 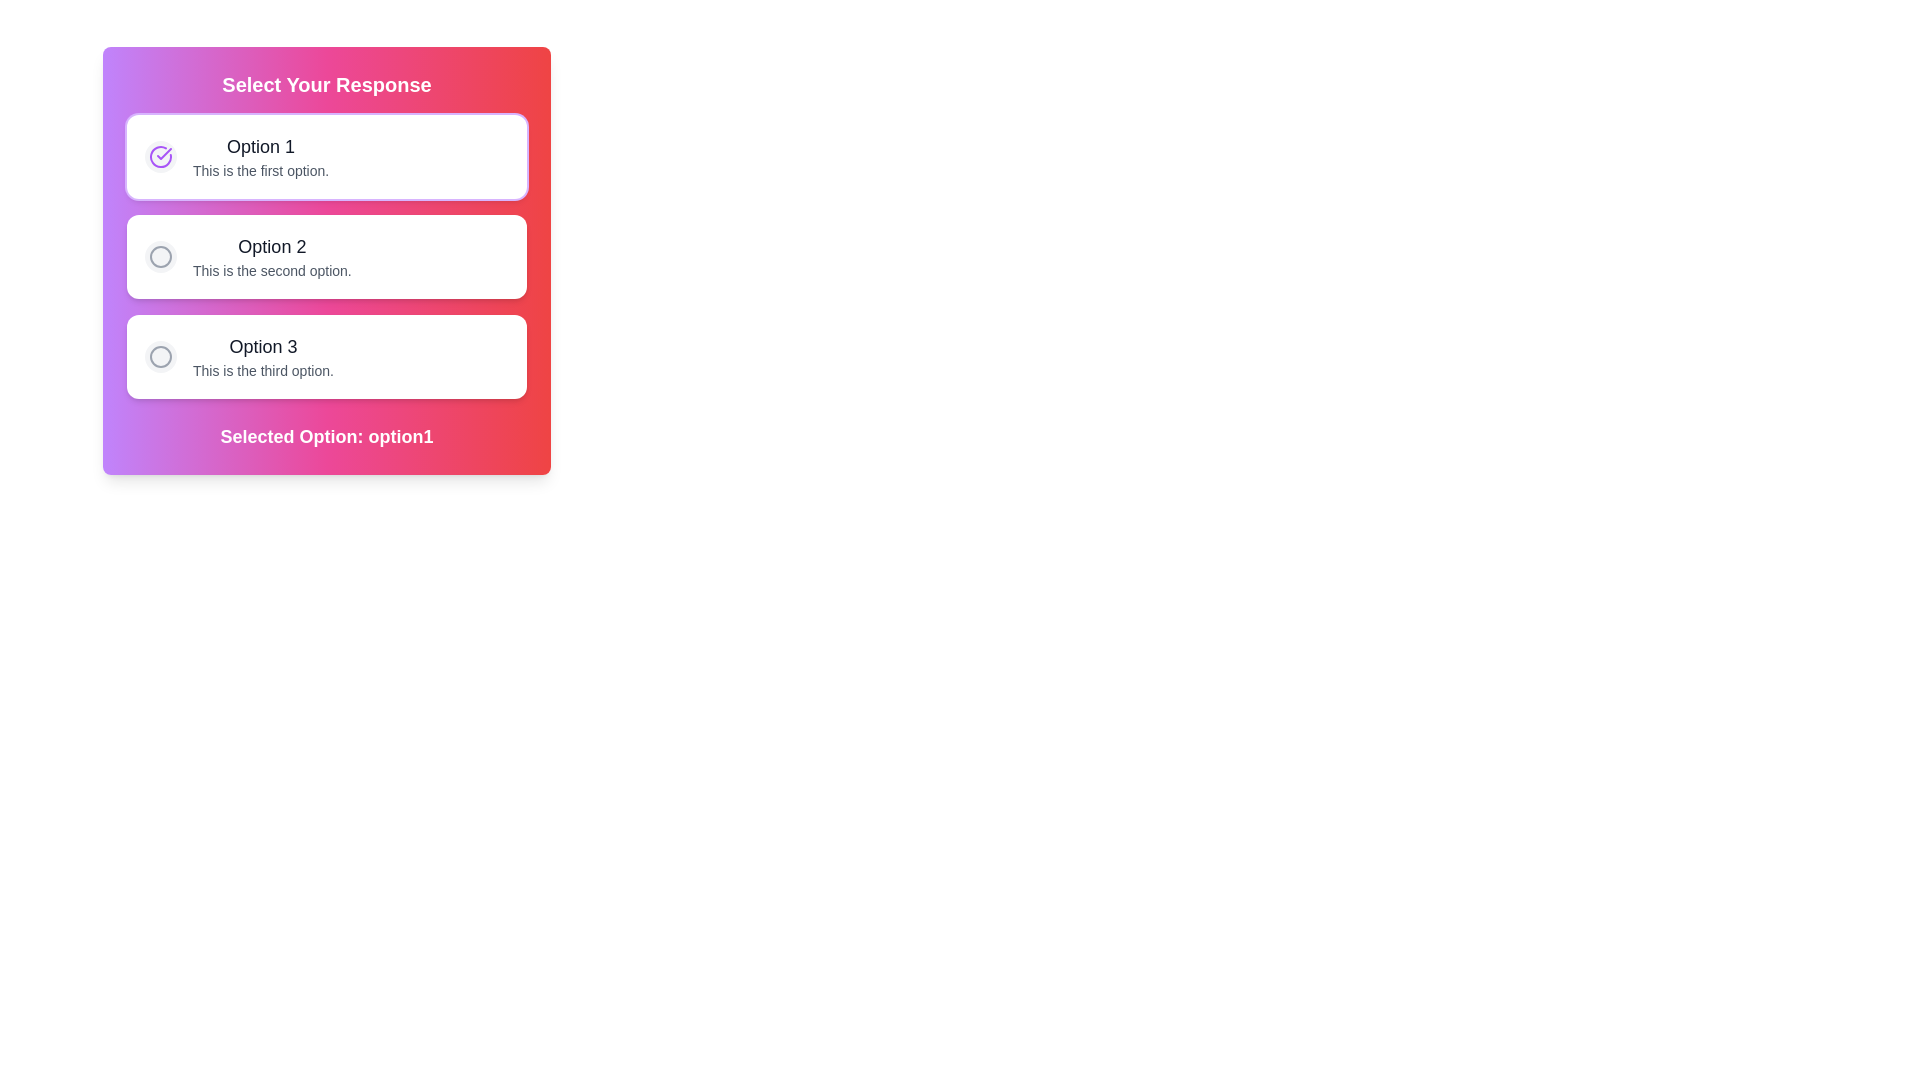 I want to click on the first selectable card in the list, so click(x=326, y=156).